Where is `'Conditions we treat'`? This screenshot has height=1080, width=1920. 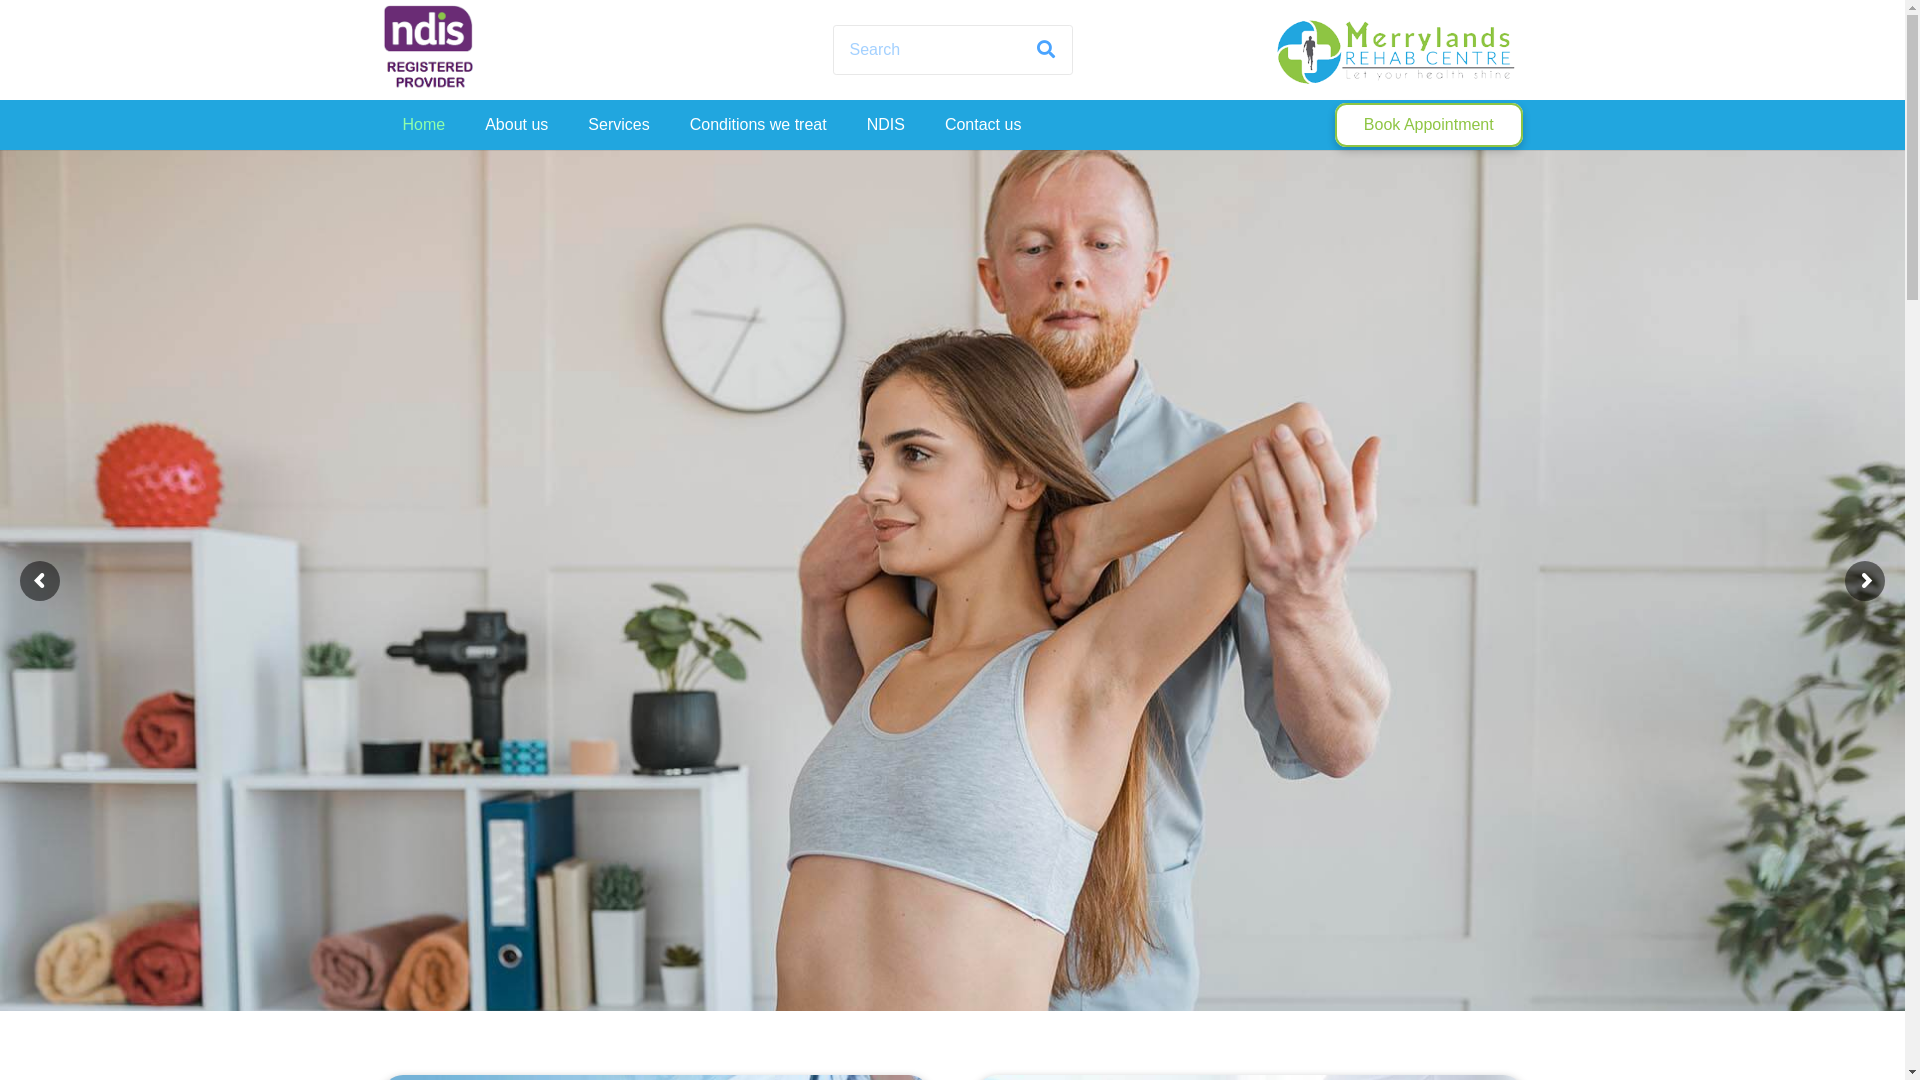
'Conditions we treat' is located at coordinates (757, 124).